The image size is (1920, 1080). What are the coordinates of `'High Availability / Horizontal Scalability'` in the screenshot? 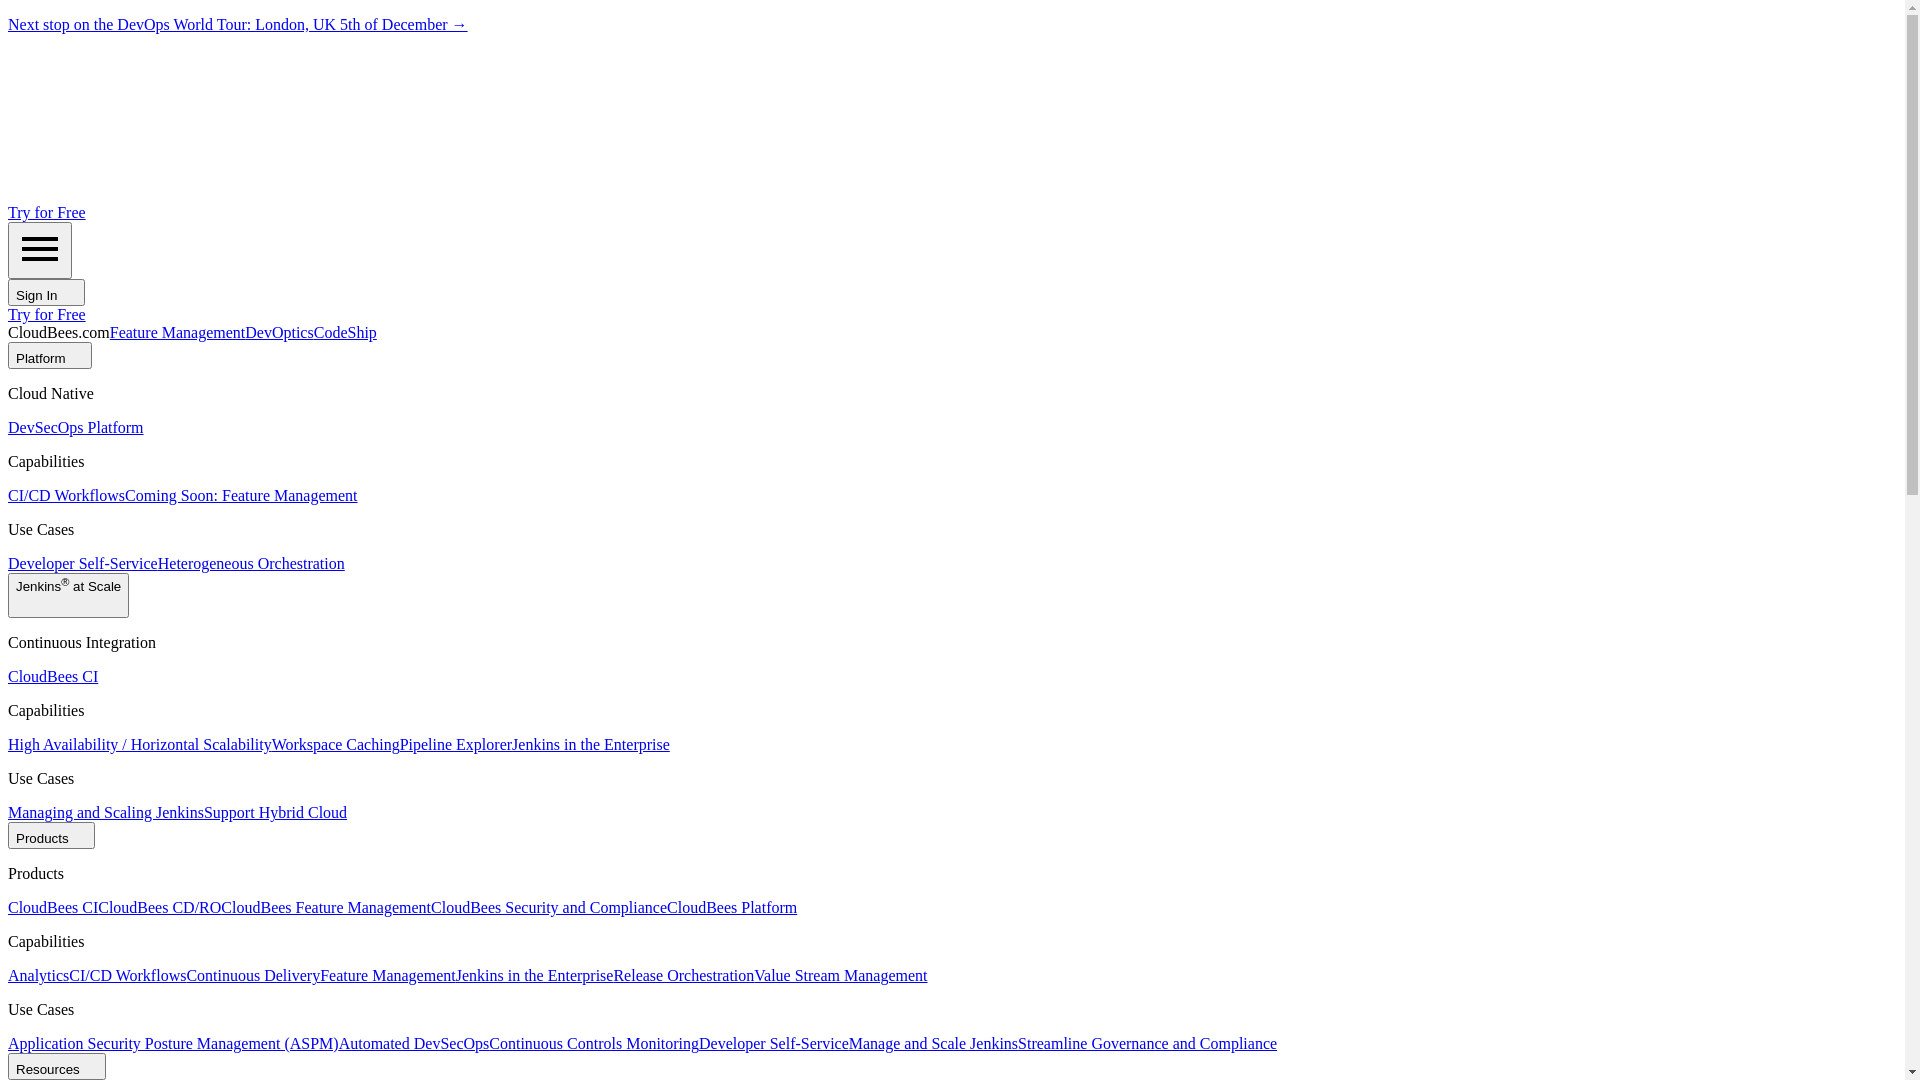 It's located at (138, 744).